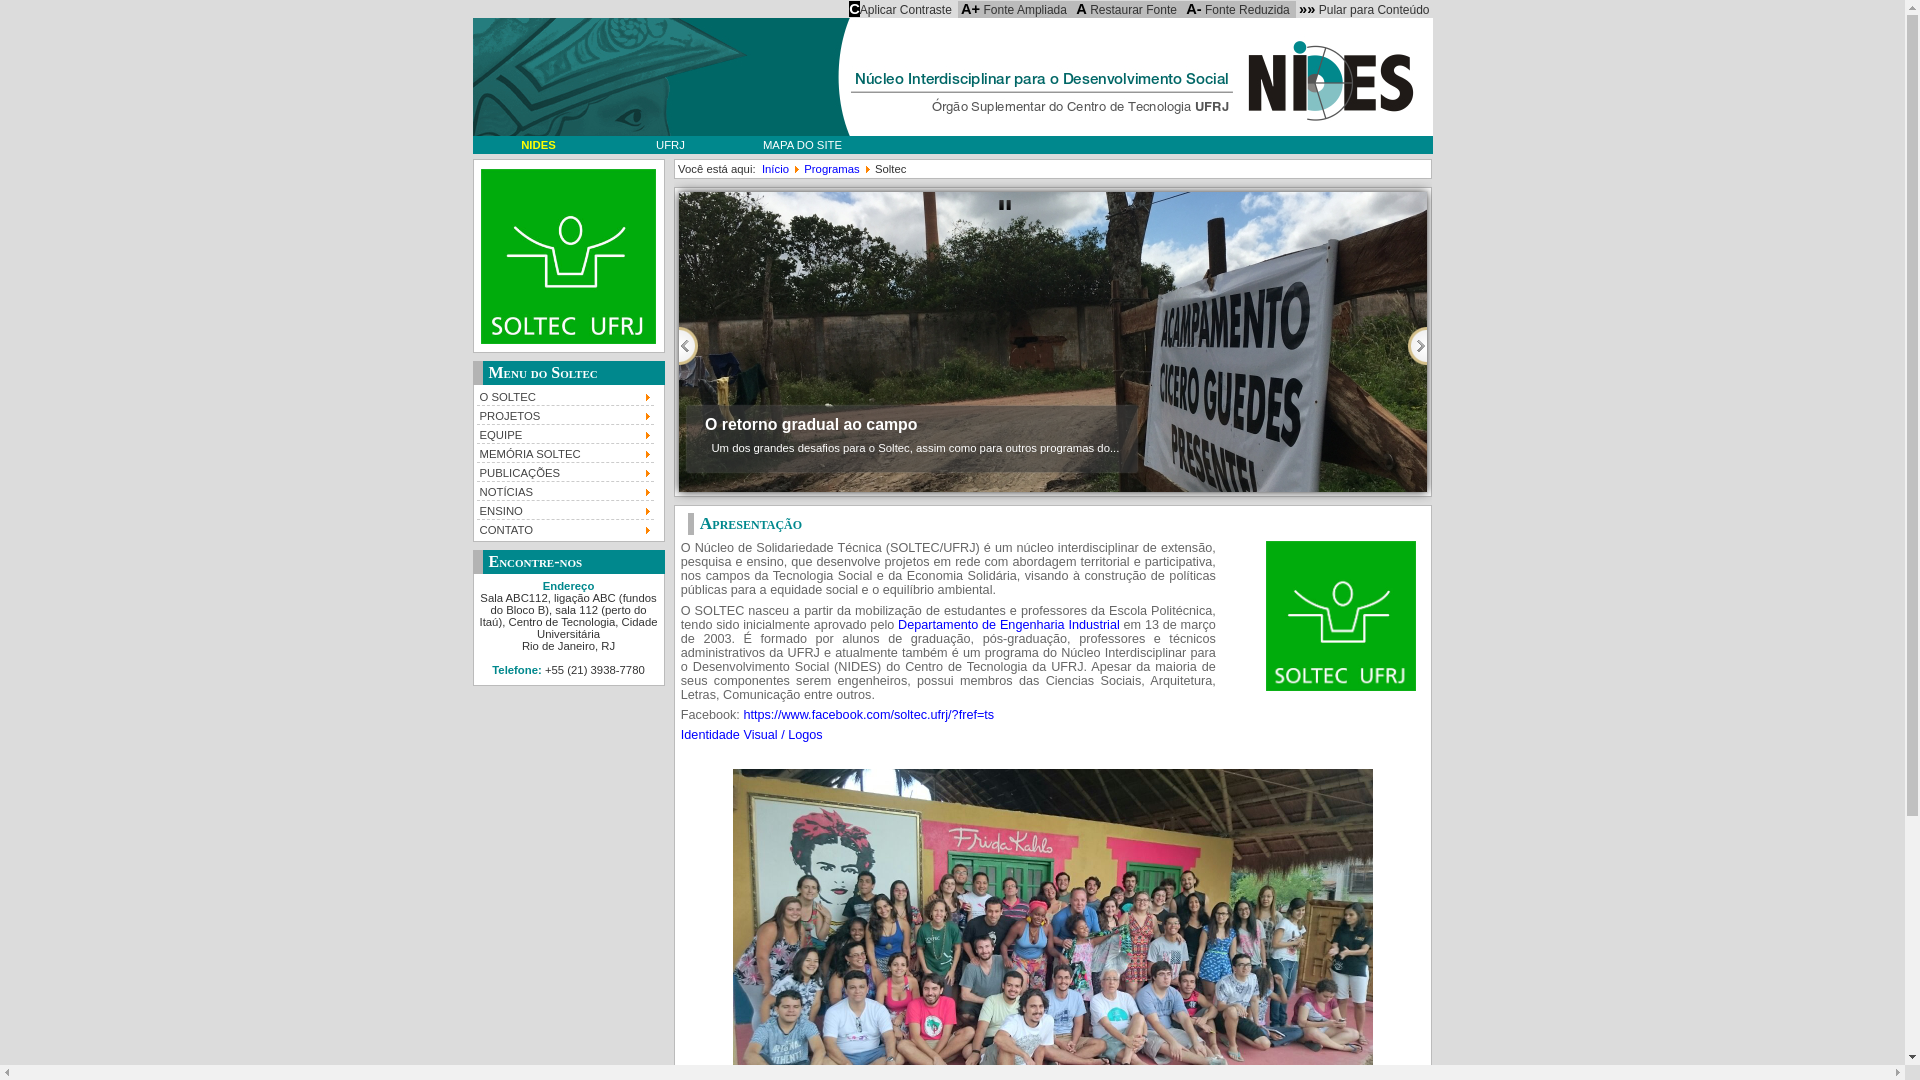 The image size is (1920, 1080). I want to click on 'CONTATO', so click(564, 527).